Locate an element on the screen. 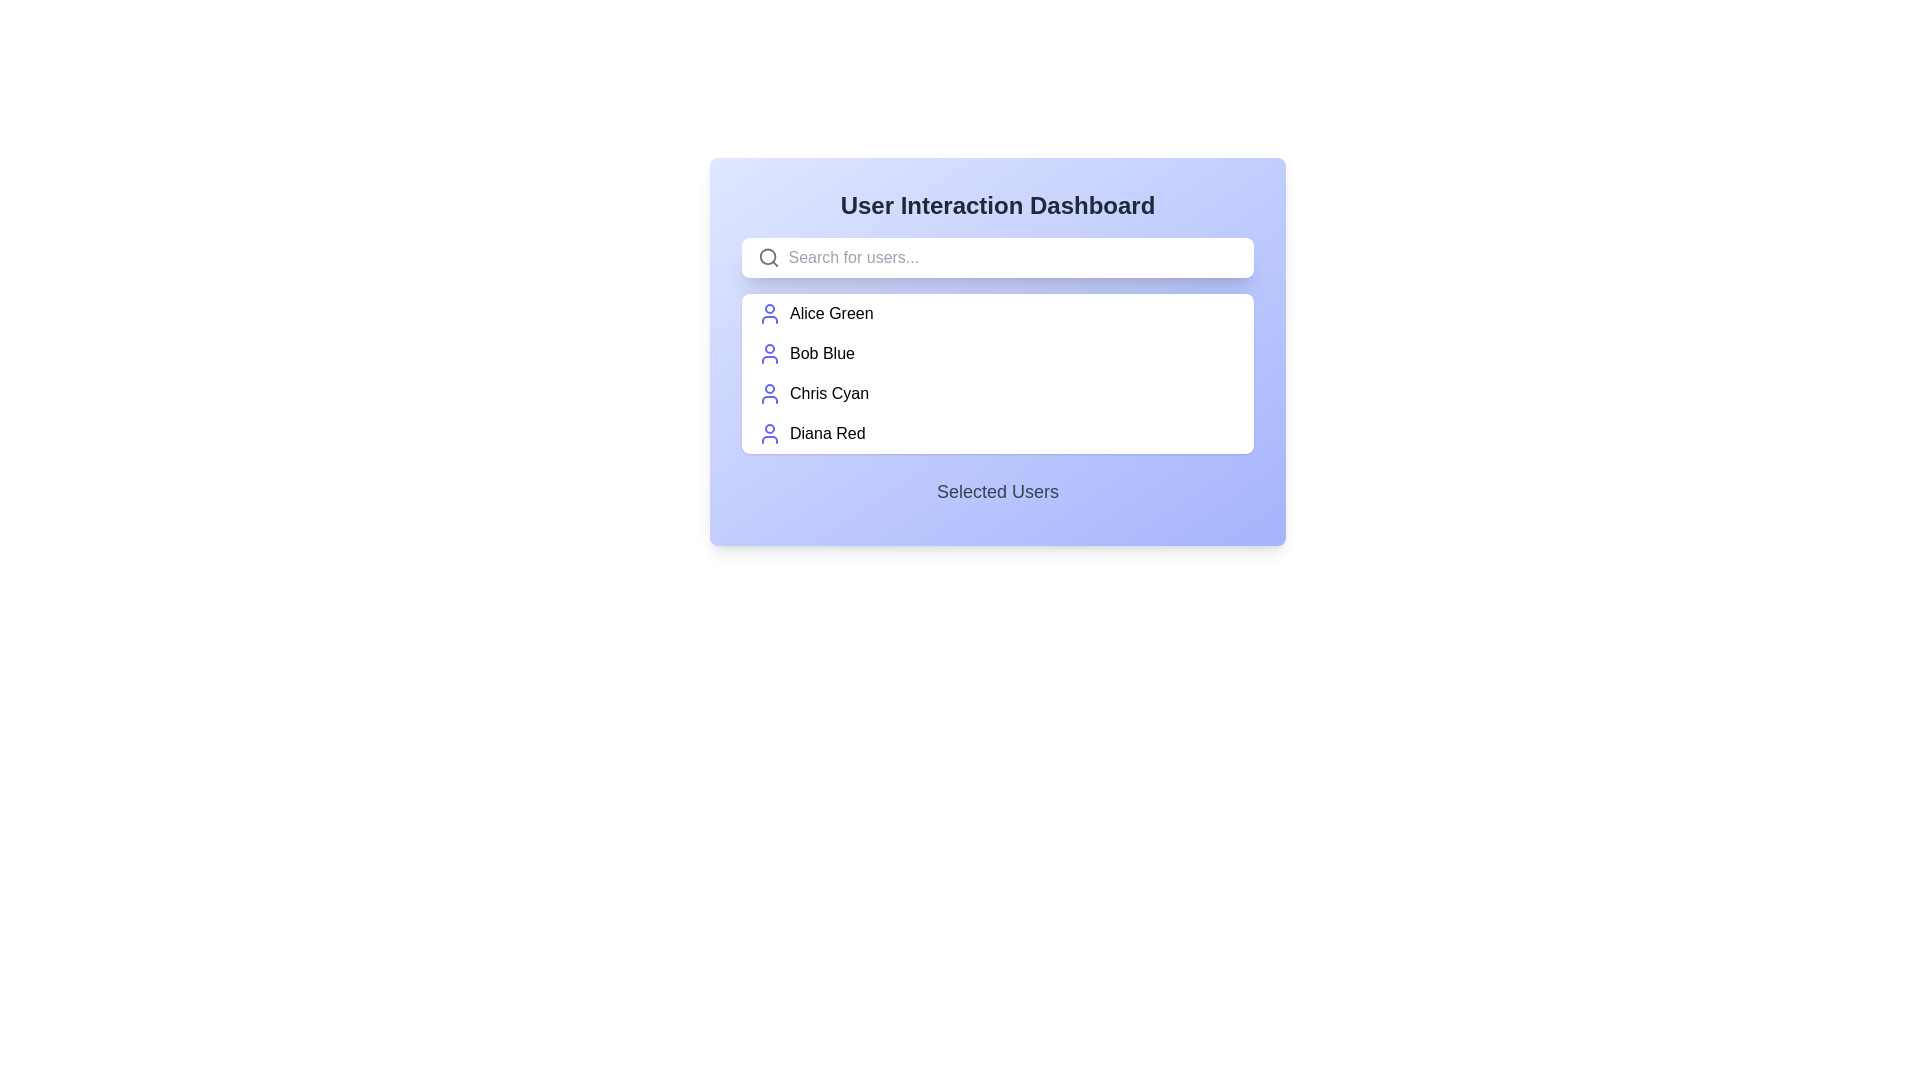 The width and height of the screenshot is (1920, 1080). to select the list item containing the text 'Chris Cyan', which is the third item in a vertical list, below 'Bob Blue' and above 'Diana Red' is located at coordinates (998, 393).